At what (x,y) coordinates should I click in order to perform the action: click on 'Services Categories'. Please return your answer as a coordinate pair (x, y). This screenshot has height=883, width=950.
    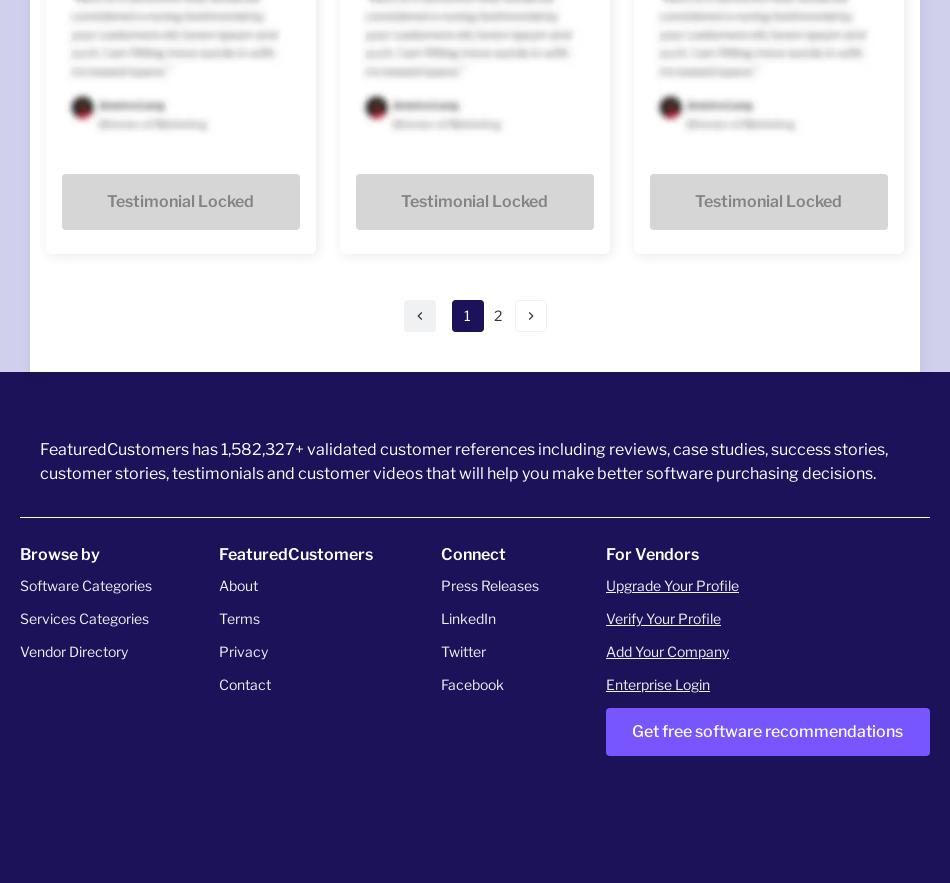
    Looking at the image, I should click on (20, 617).